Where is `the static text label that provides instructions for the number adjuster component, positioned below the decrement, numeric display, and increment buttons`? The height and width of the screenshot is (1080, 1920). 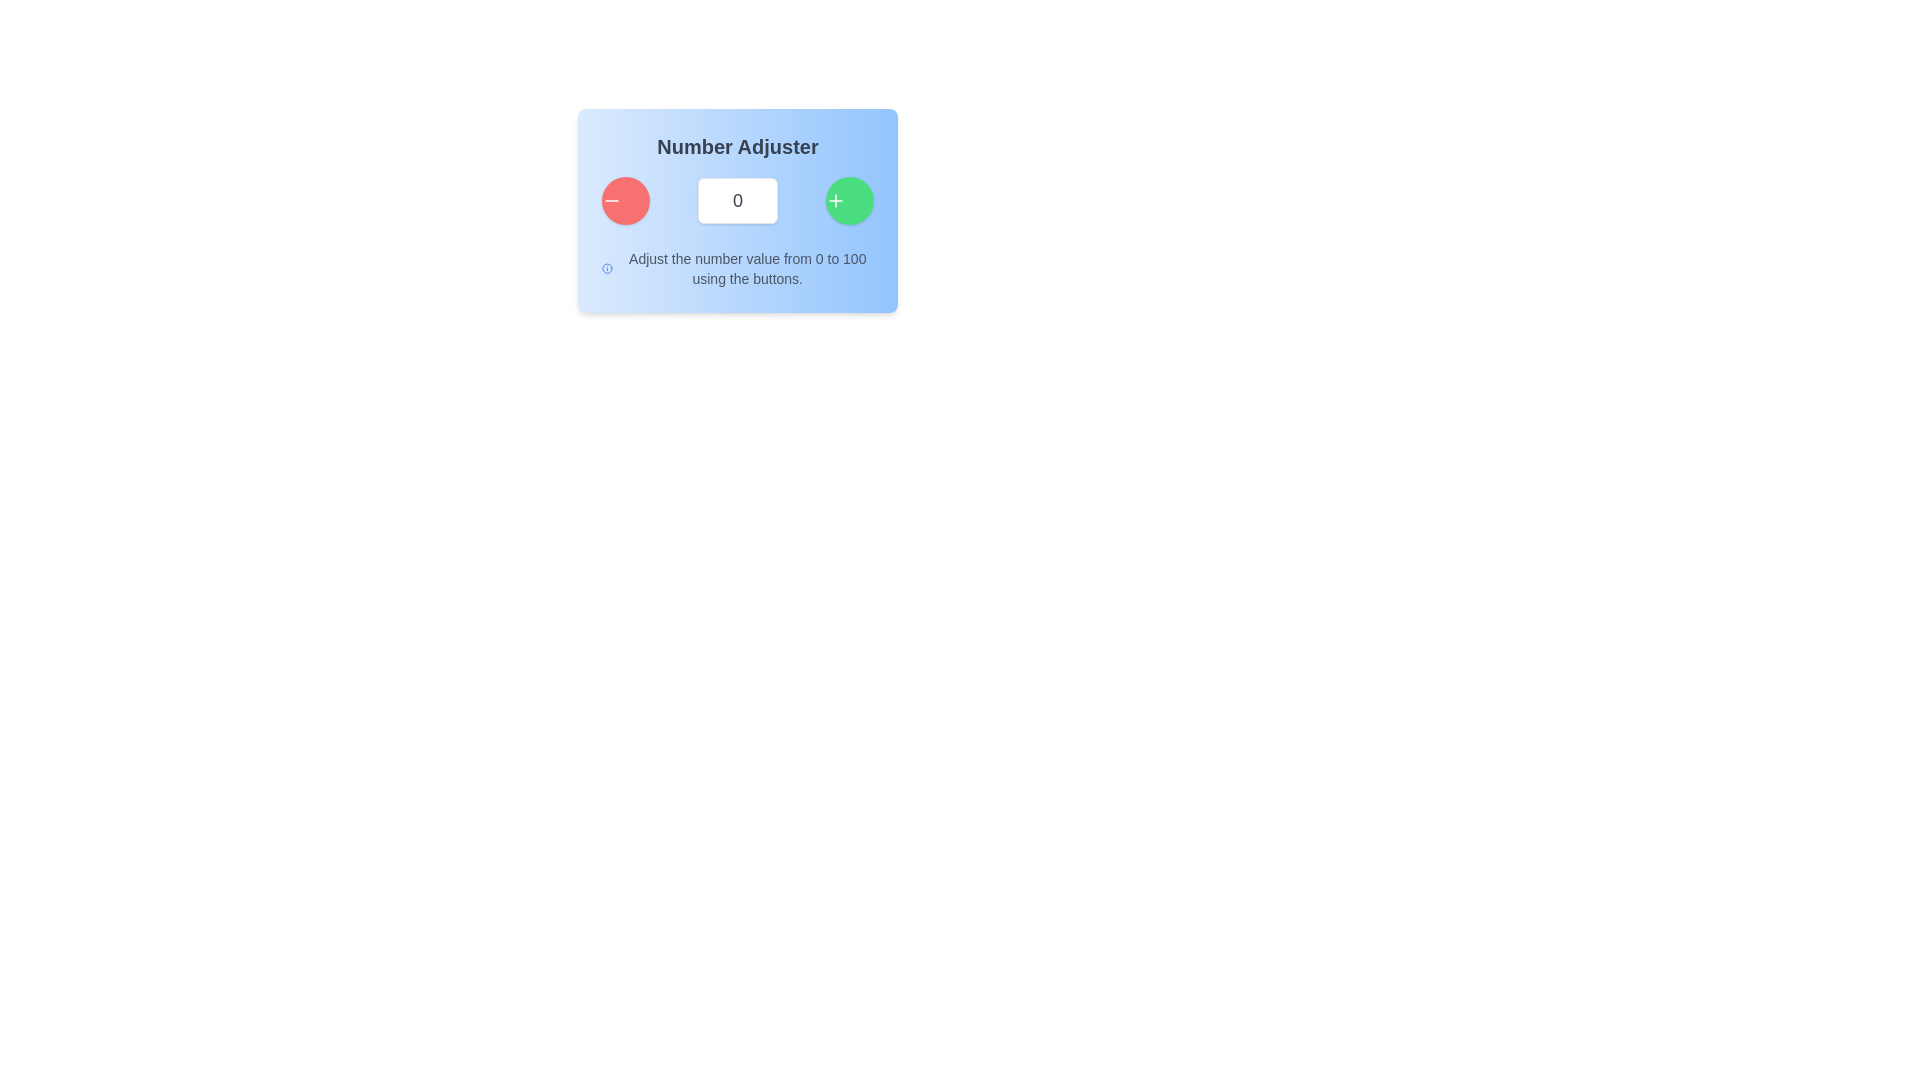
the static text label that provides instructions for the number adjuster component, positioned below the decrement, numeric display, and increment buttons is located at coordinates (746, 268).